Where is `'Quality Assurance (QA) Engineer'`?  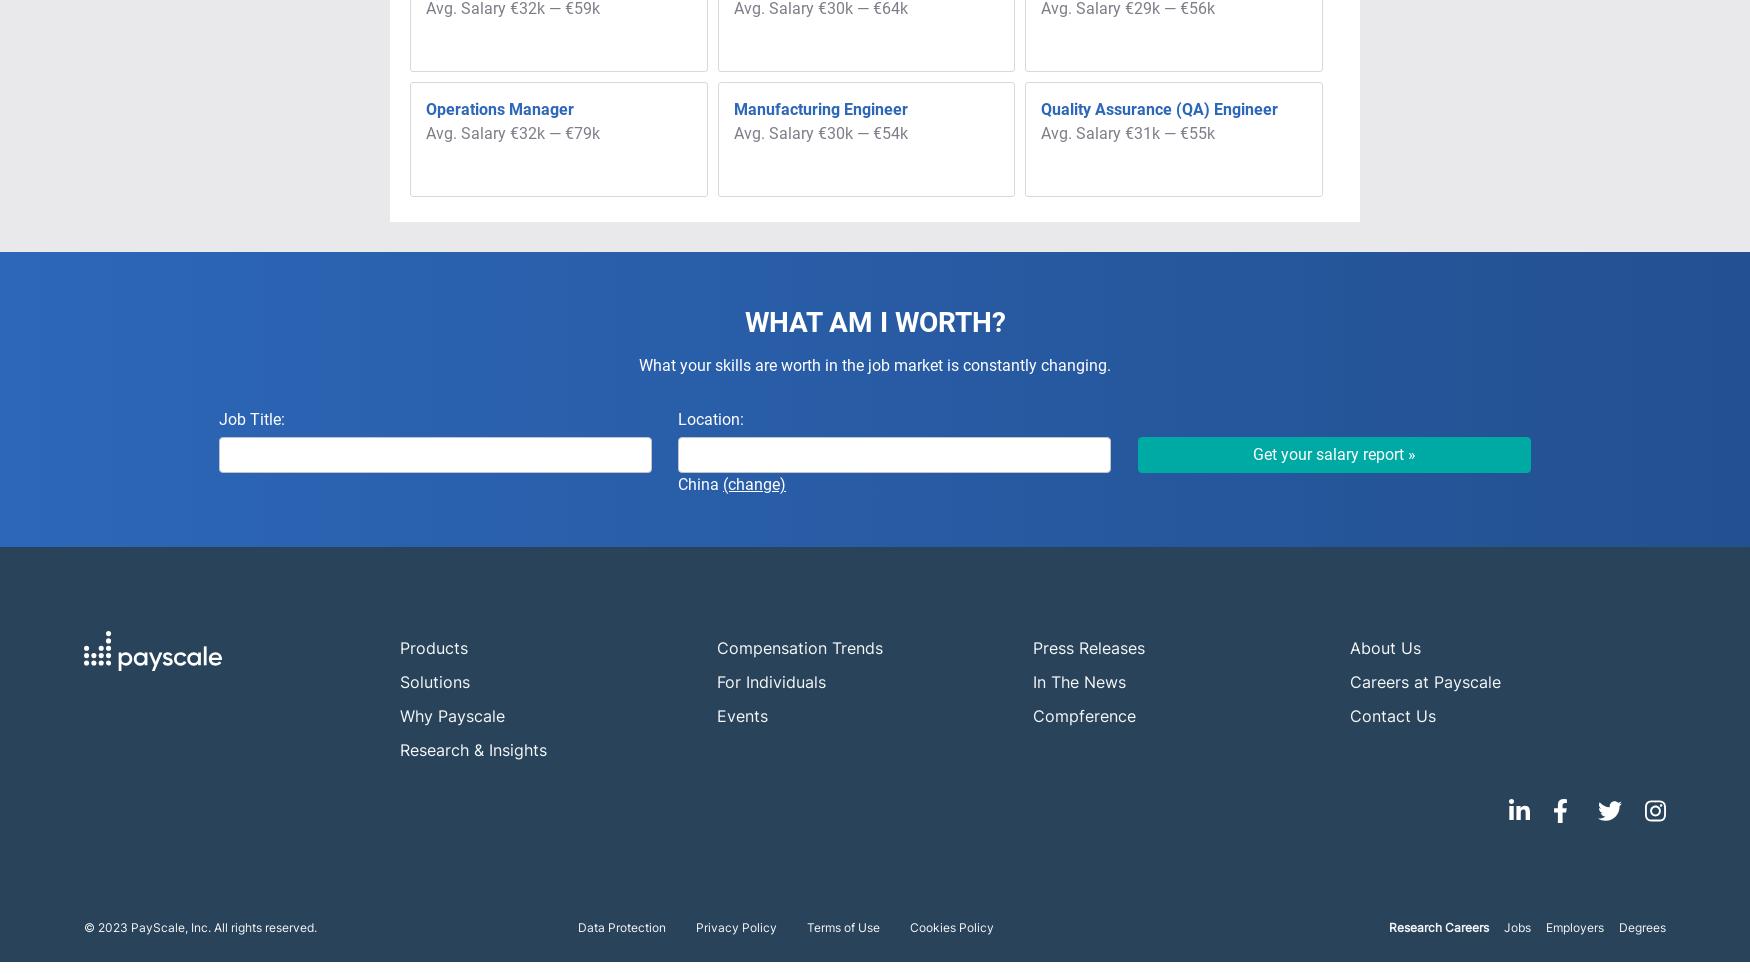 'Quality Assurance (QA) Engineer' is located at coordinates (1158, 109).